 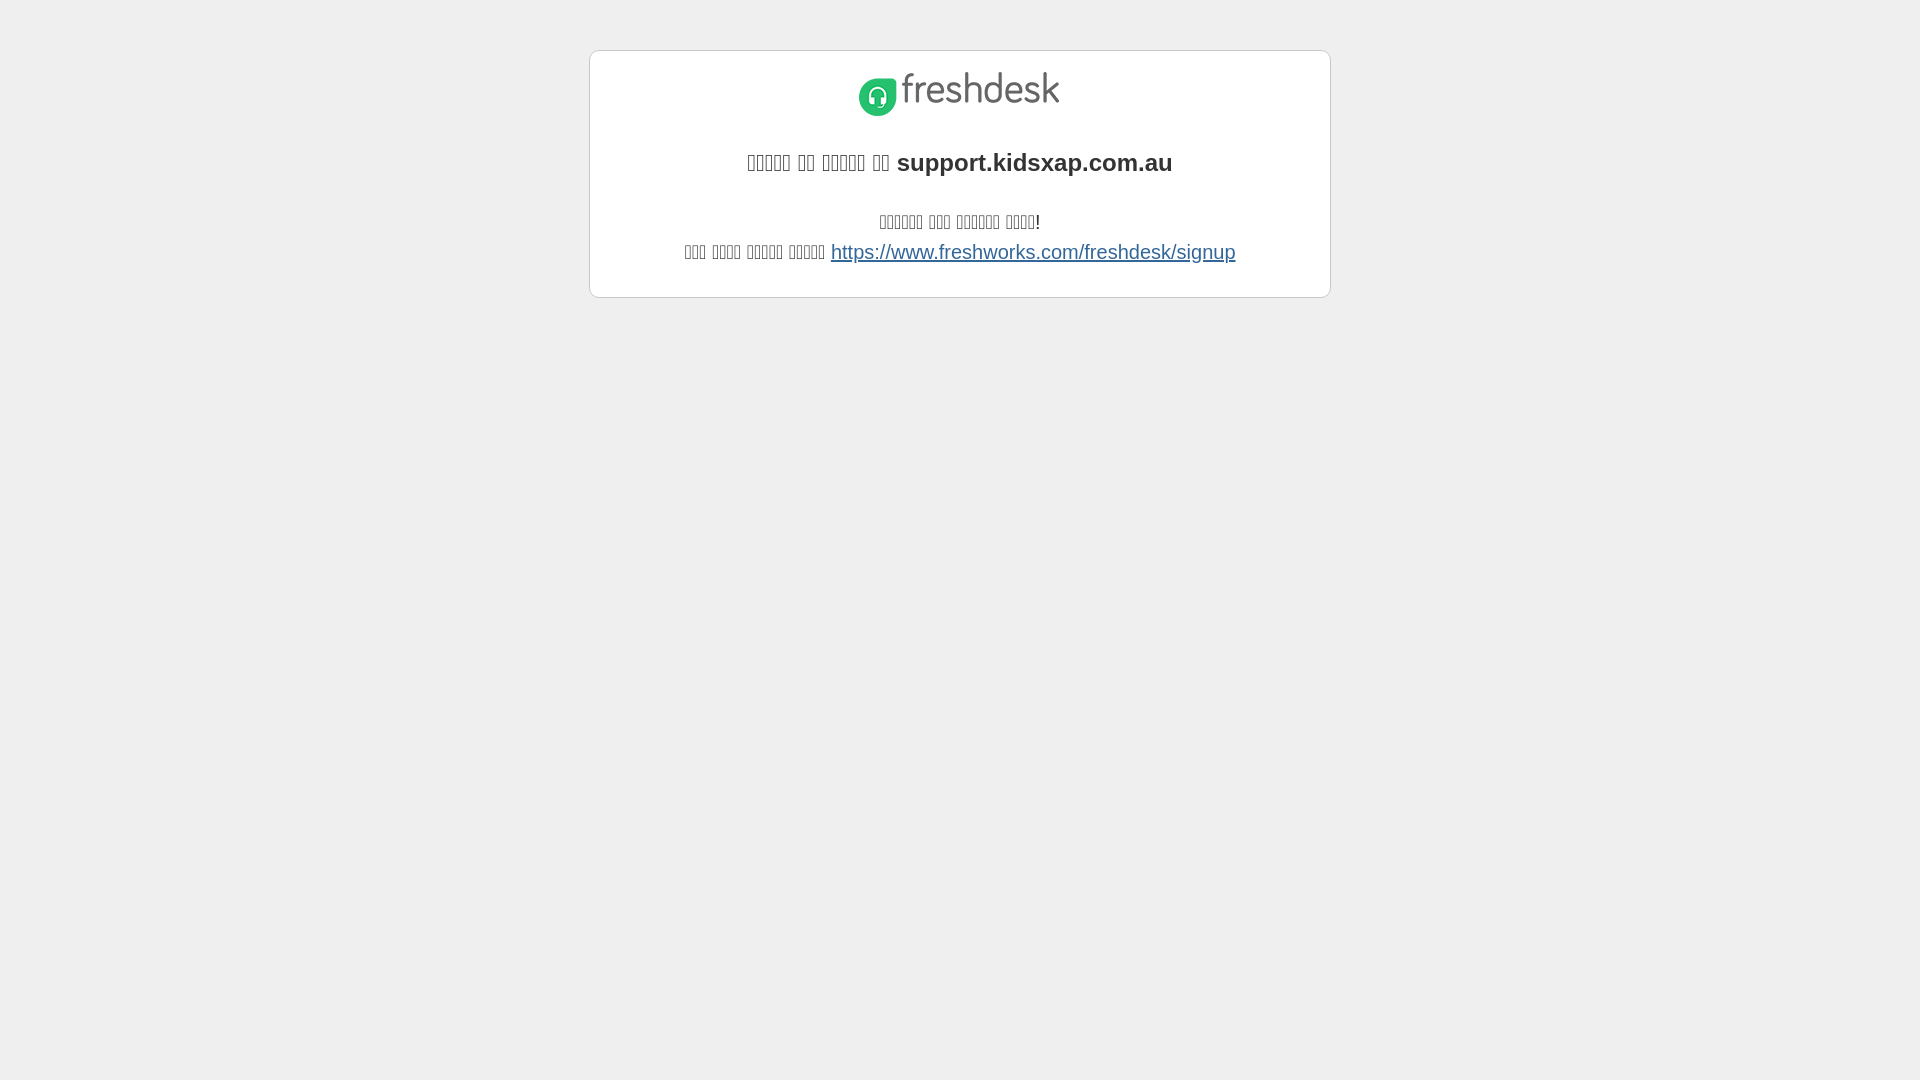 What do you see at coordinates (1033, 250) in the screenshot?
I see `'https://www.freshworks.com/freshdesk/signup'` at bounding box center [1033, 250].